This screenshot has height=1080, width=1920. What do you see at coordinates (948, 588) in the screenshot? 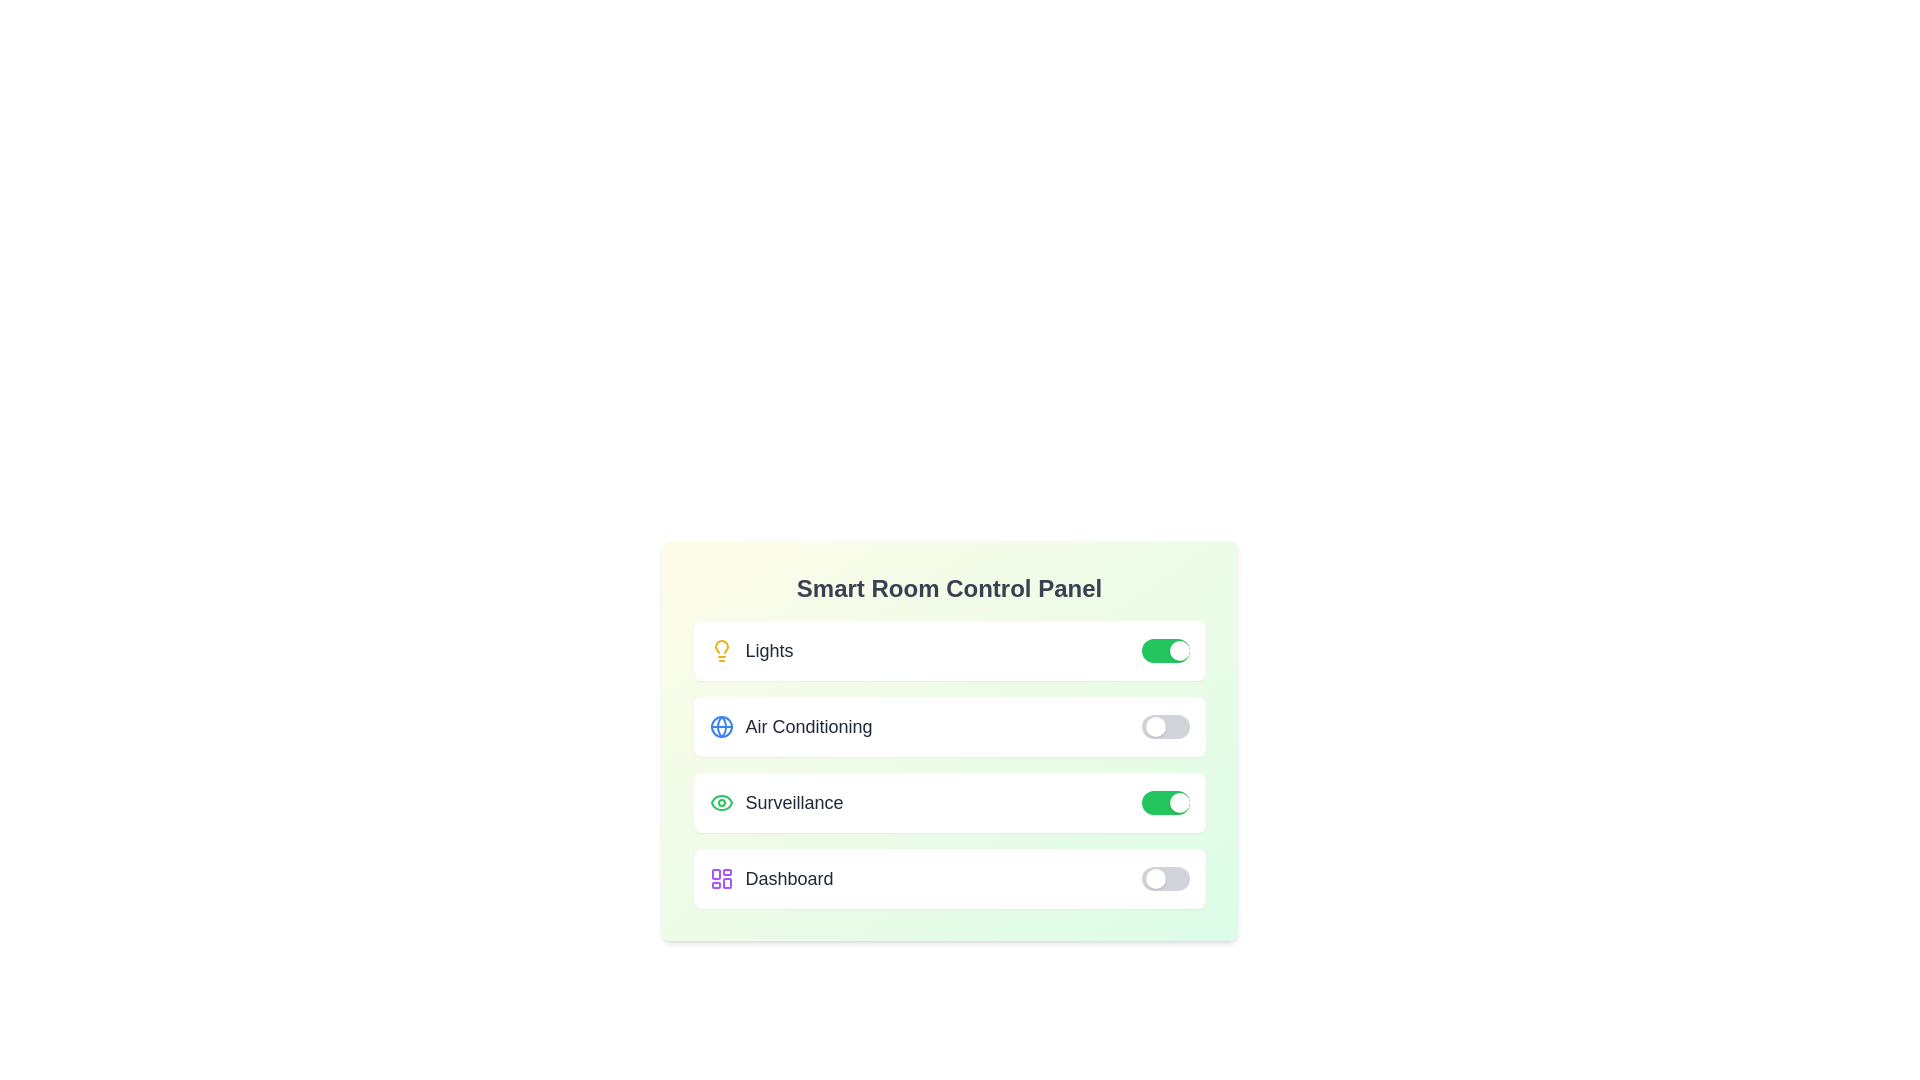
I see `the title 'Smart Room Control Panel' to select the text` at bounding box center [948, 588].